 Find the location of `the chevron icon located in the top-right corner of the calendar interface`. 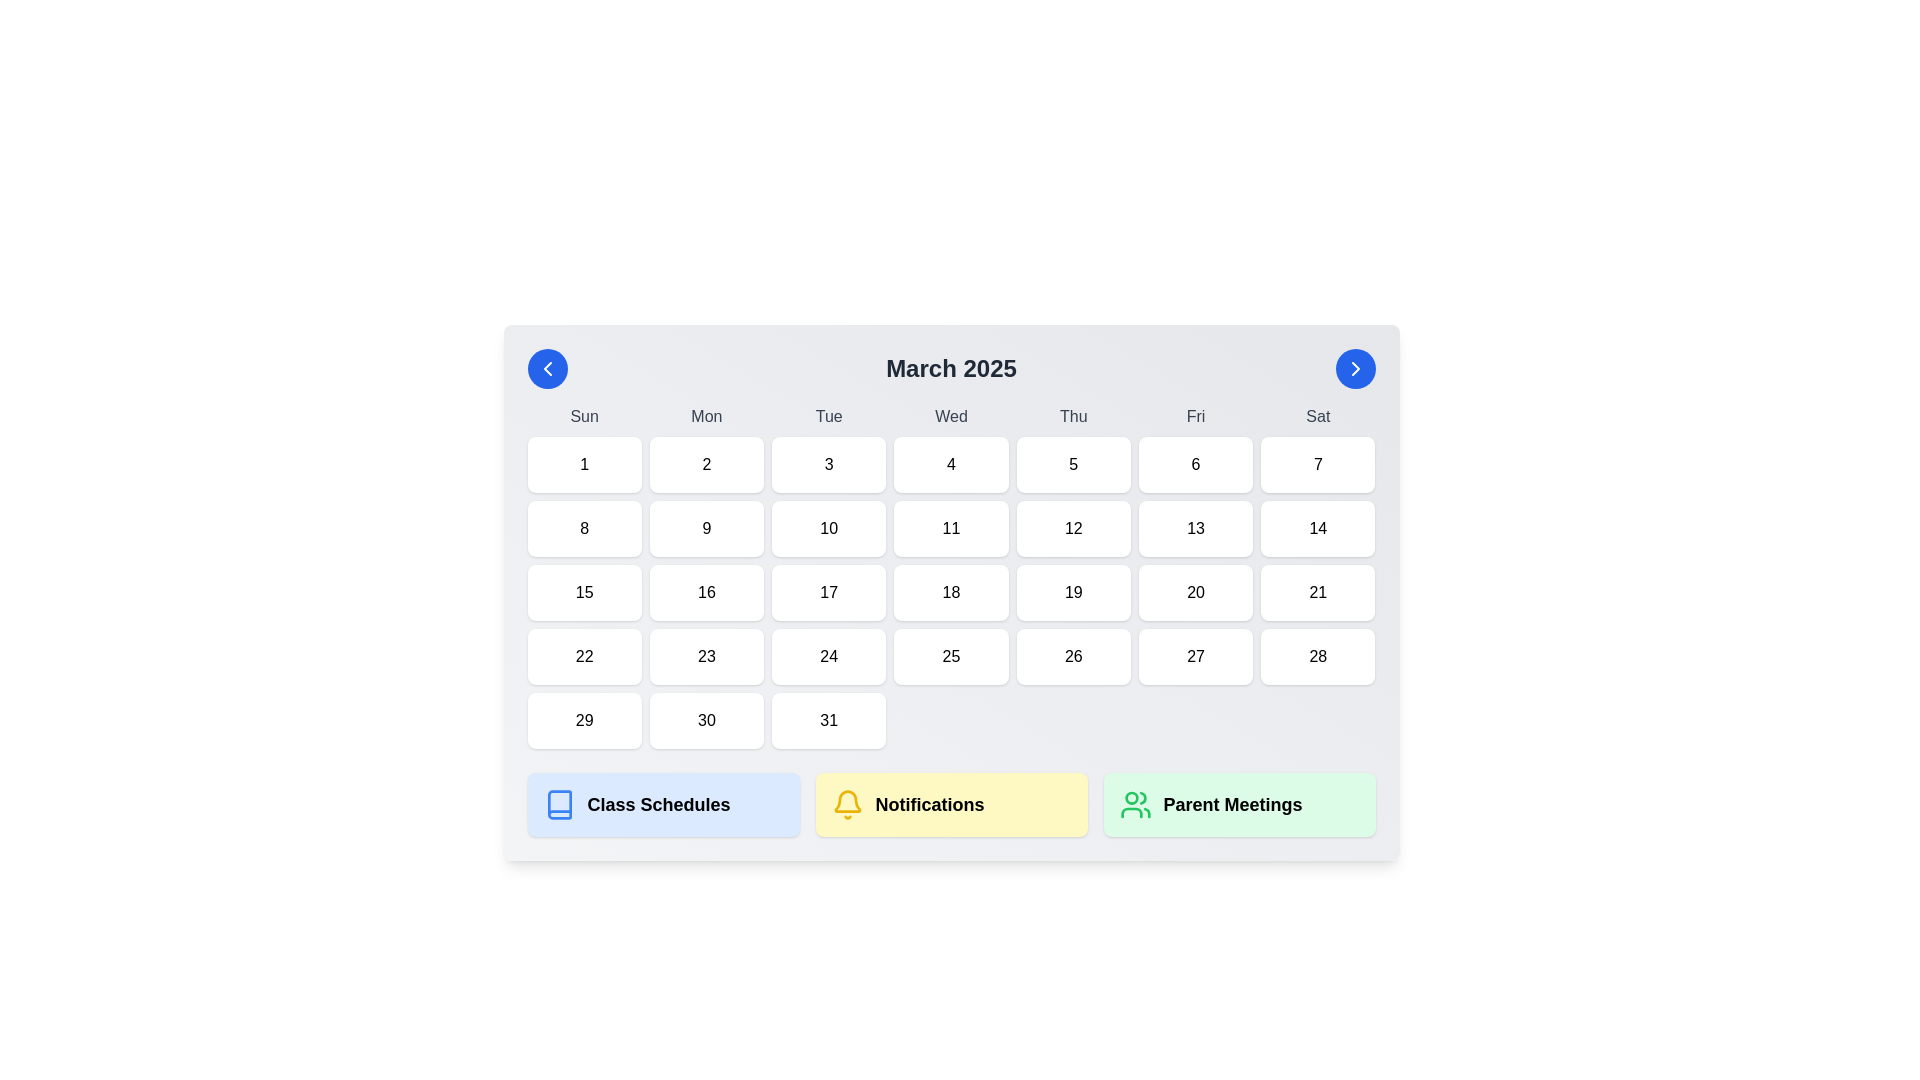

the chevron icon located in the top-right corner of the calendar interface is located at coordinates (1355, 369).